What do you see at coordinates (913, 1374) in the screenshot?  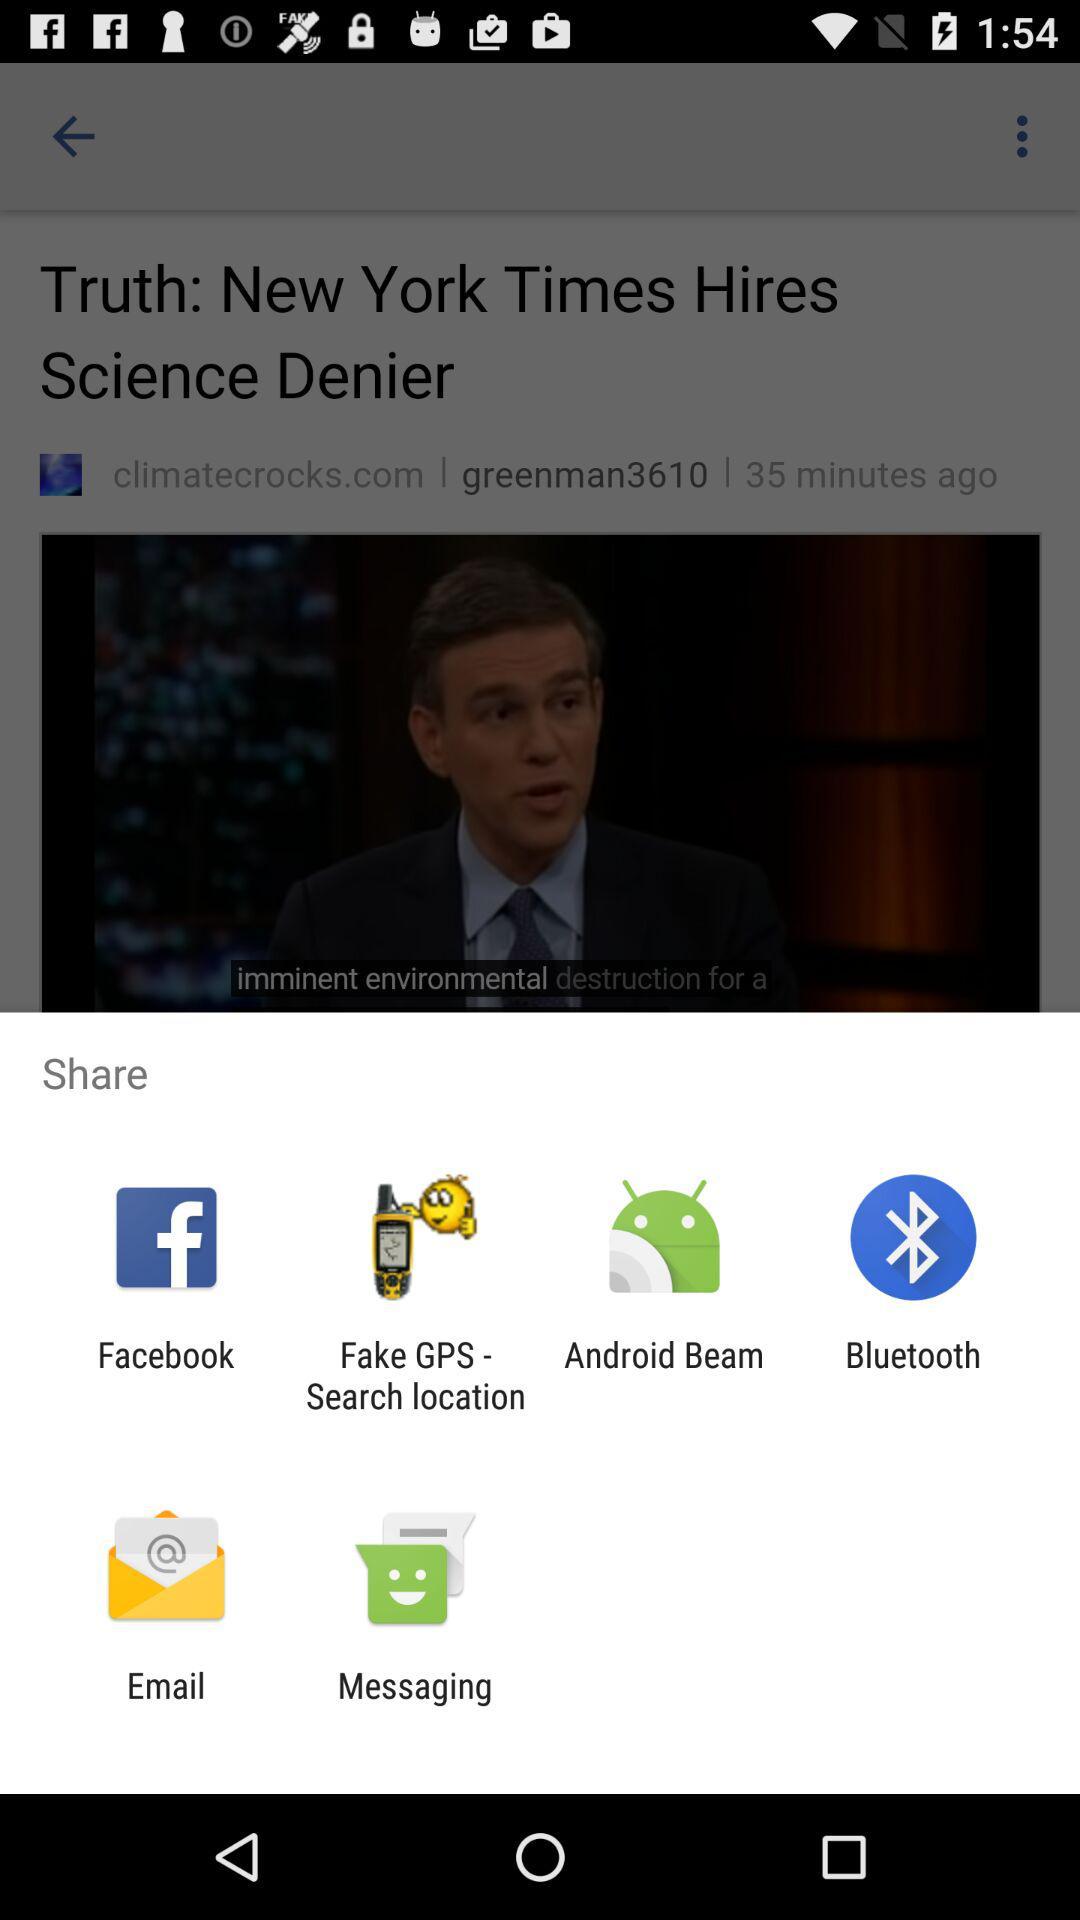 I see `the item to the right of the android beam item` at bounding box center [913, 1374].